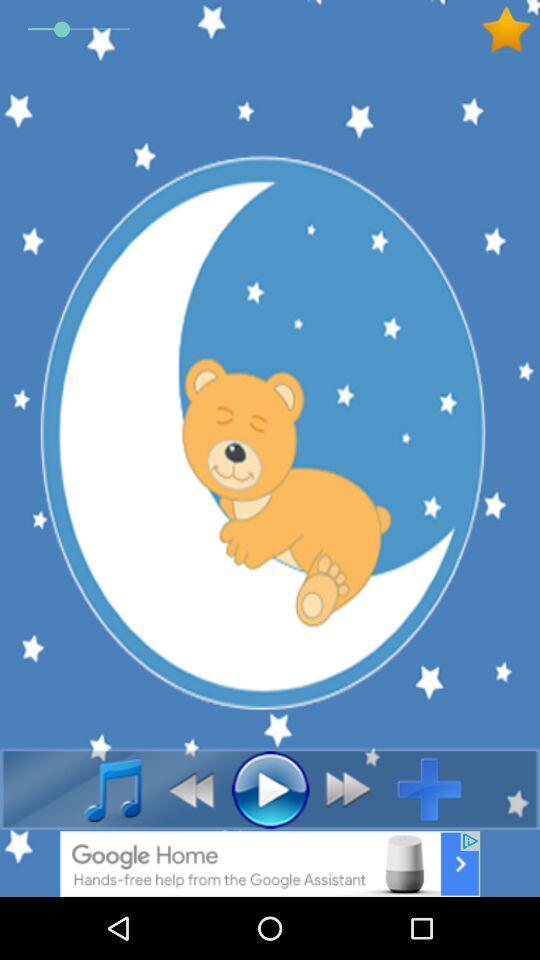 The width and height of the screenshot is (540, 960). Describe the element at coordinates (510, 28) in the screenshot. I see `the star icon` at that location.